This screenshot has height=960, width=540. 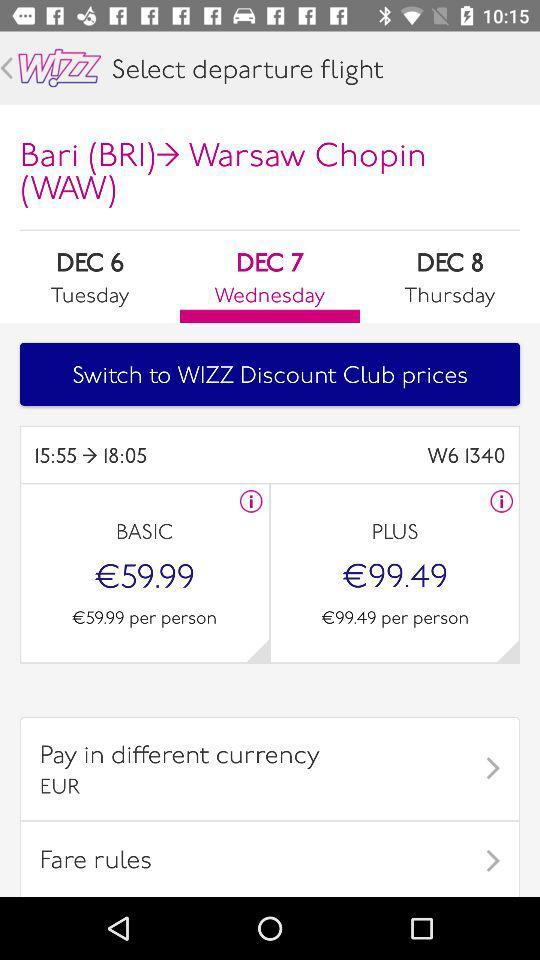 What do you see at coordinates (5, 68) in the screenshot?
I see `previous` at bounding box center [5, 68].